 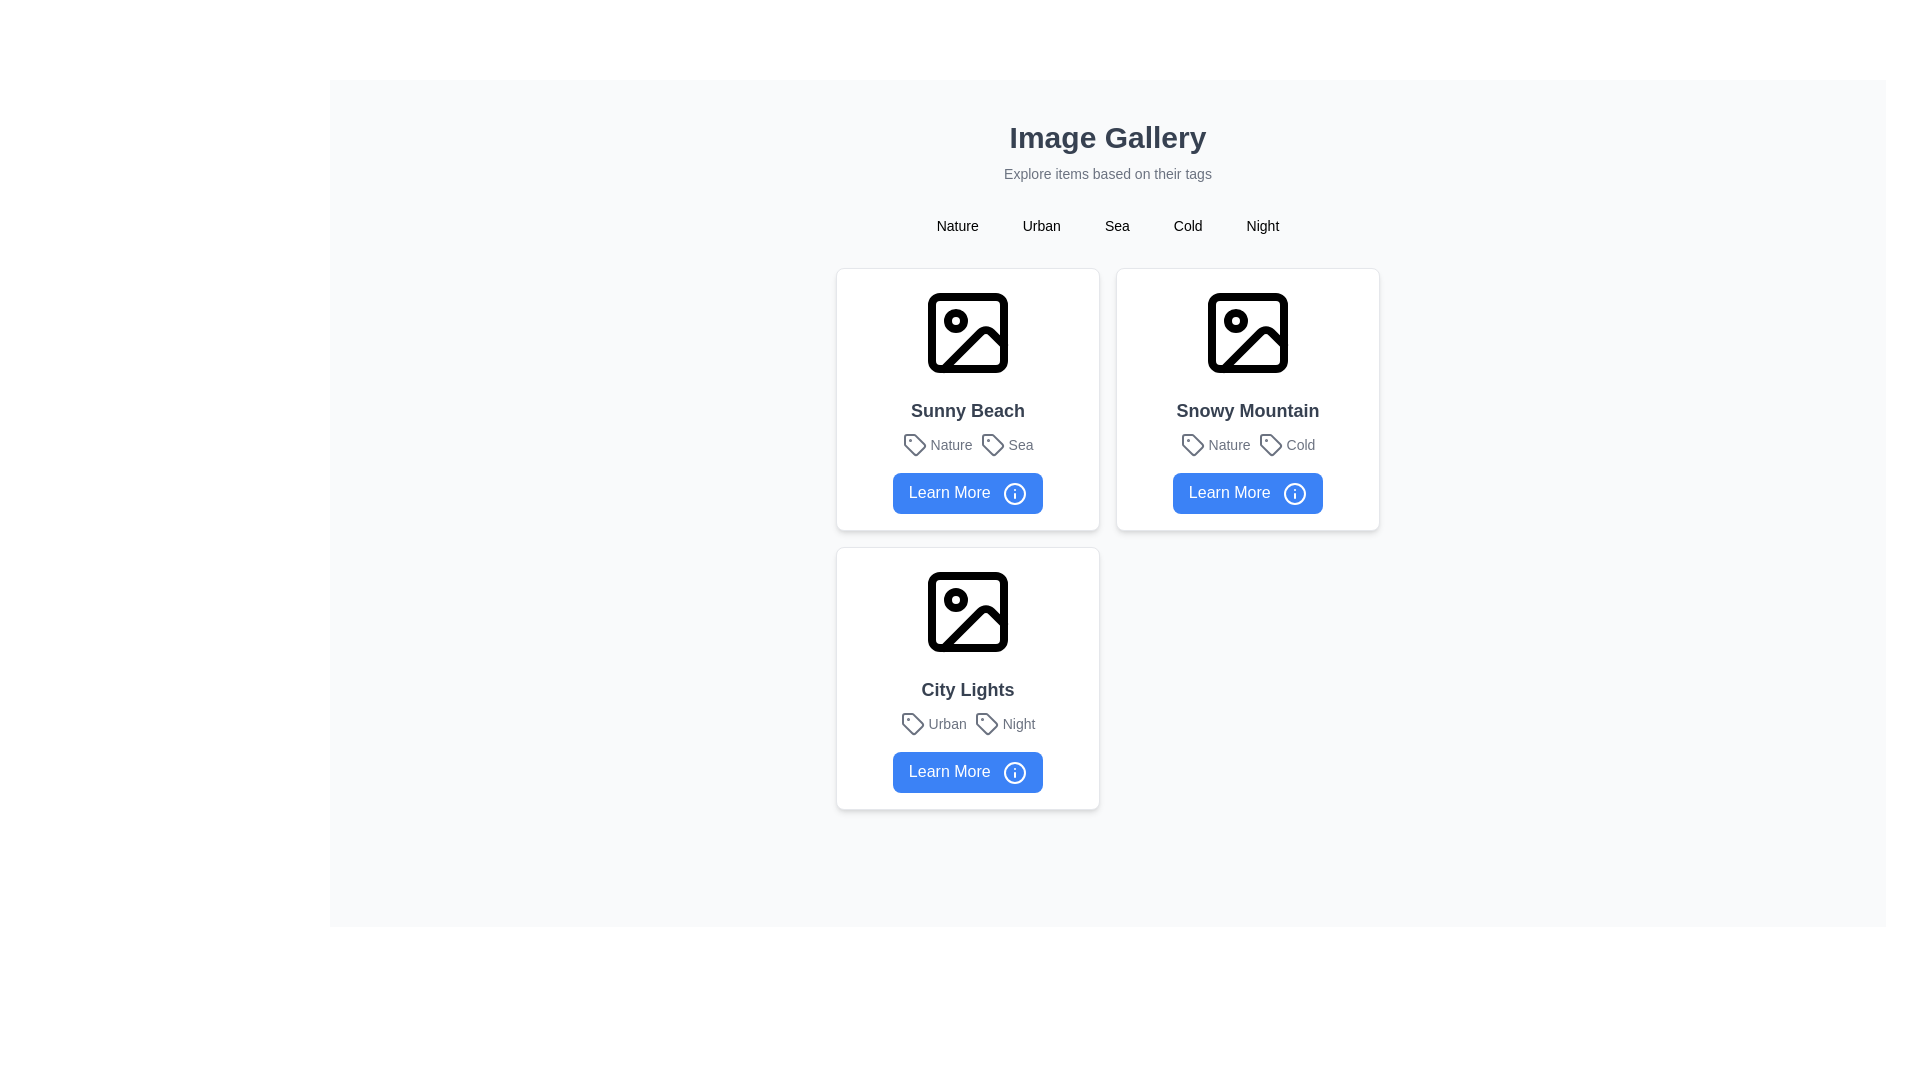 What do you see at coordinates (1247, 398) in the screenshot?
I see `tags for filtering options on the Card component located in the top row, center column of the grid layout` at bounding box center [1247, 398].